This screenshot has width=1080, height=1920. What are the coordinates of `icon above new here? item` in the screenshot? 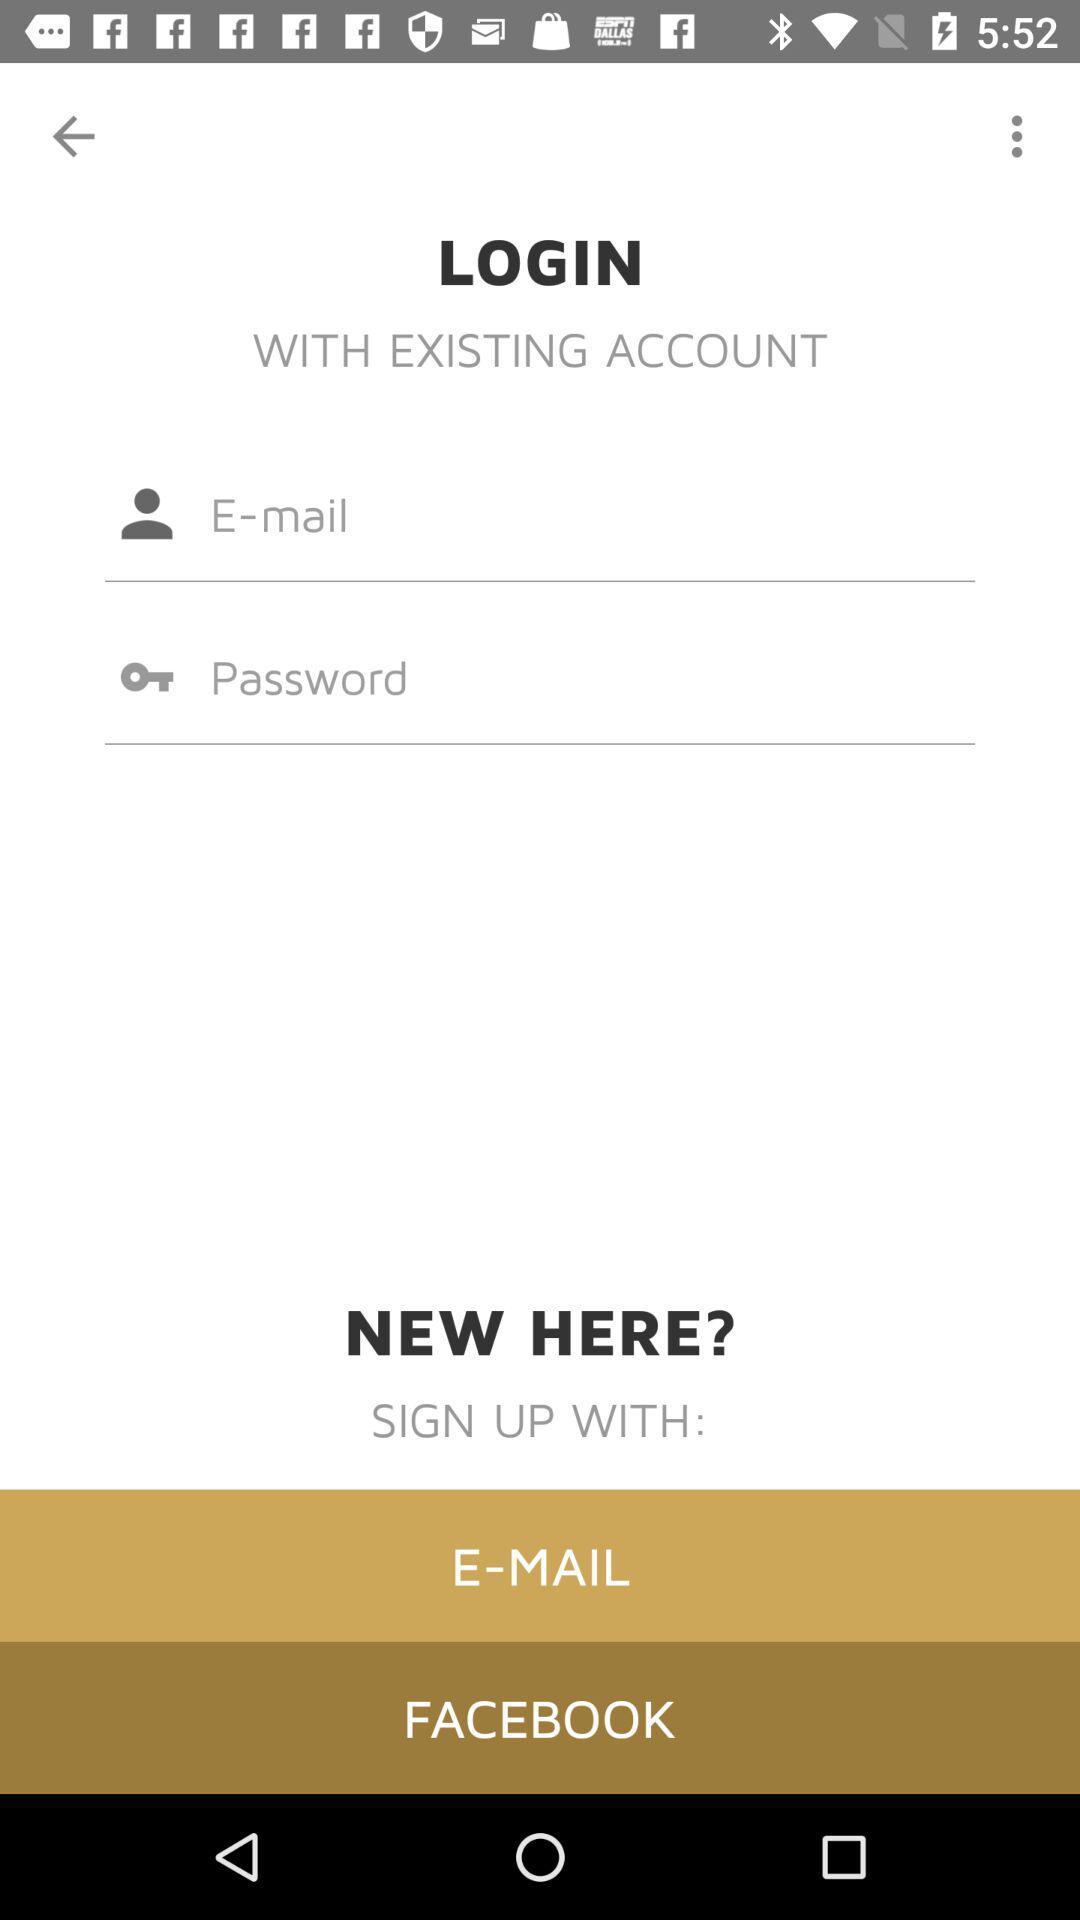 It's located at (540, 676).